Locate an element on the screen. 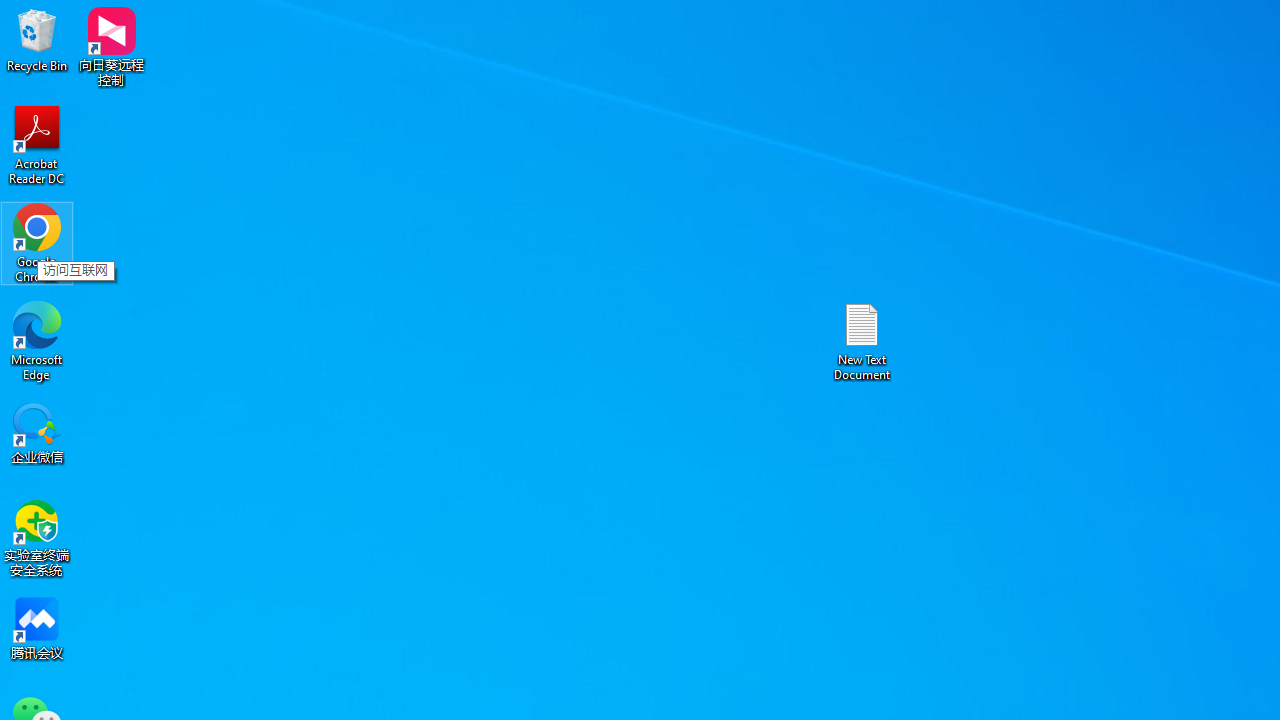 Image resolution: width=1280 pixels, height=720 pixels. 'Google Chrome' is located at coordinates (37, 242).